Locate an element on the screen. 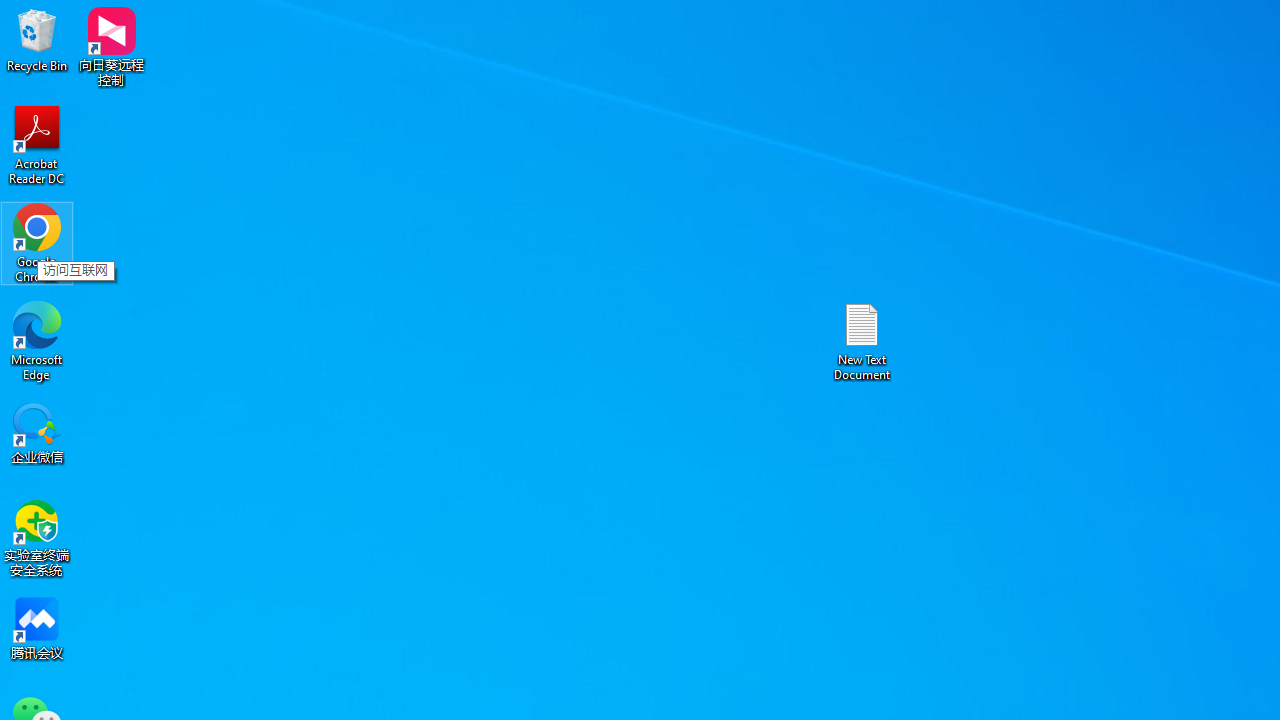 Image resolution: width=1280 pixels, height=720 pixels. 'Google Chrome' is located at coordinates (37, 242).